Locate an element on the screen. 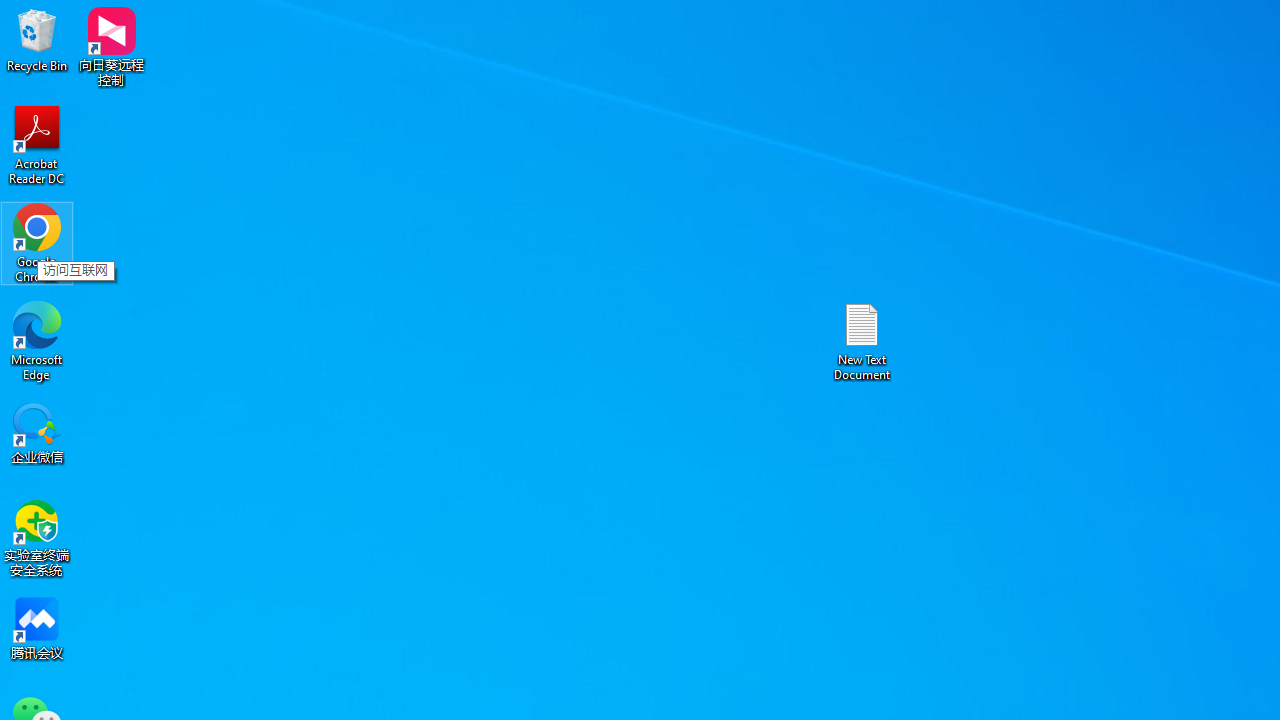 Image resolution: width=1280 pixels, height=720 pixels. 'Google Chrome' is located at coordinates (37, 242).